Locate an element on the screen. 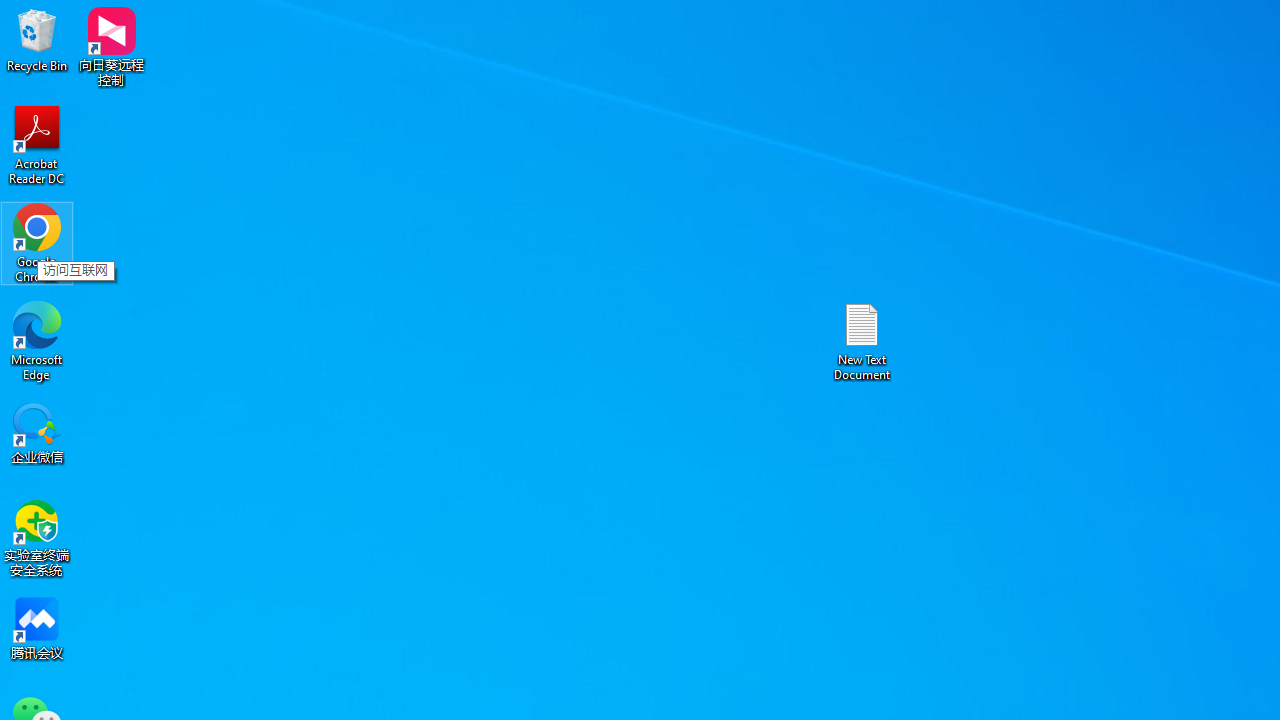 Image resolution: width=1280 pixels, height=720 pixels. 'Google Chrome' is located at coordinates (37, 242).